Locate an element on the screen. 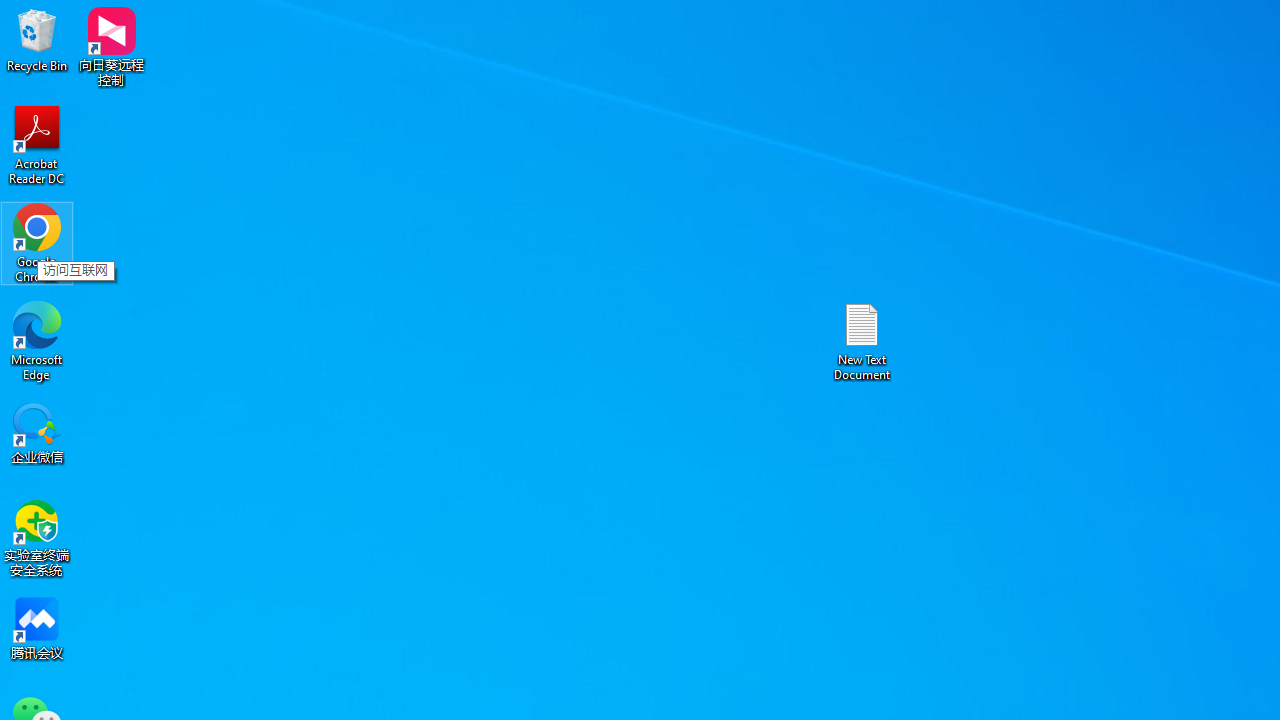 Image resolution: width=1280 pixels, height=720 pixels. 'Google Chrome' is located at coordinates (37, 242).